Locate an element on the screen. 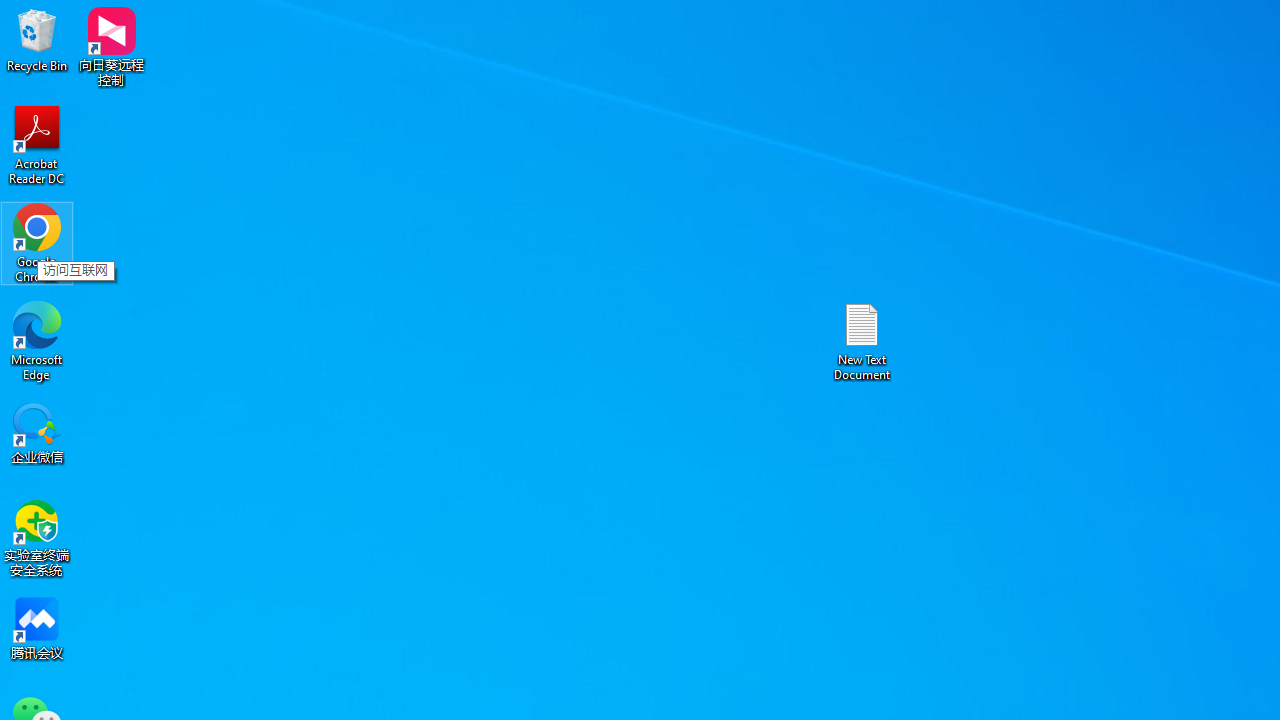 Image resolution: width=1280 pixels, height=720 pixels. 'Google Chrome' is located at coordinates (37, 242).